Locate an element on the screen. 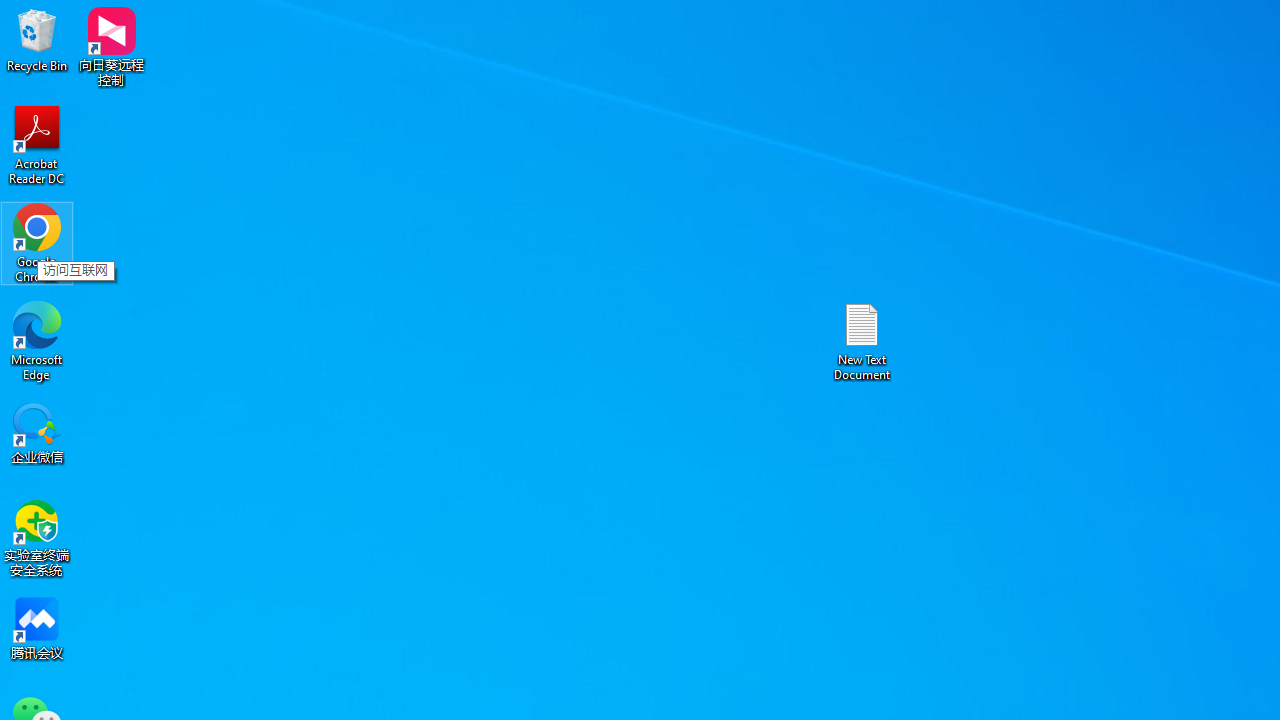 Image resolution: width=1280 pixels, height=720 pixels. 'Google Chrome' is located at coordinates (37, 242).